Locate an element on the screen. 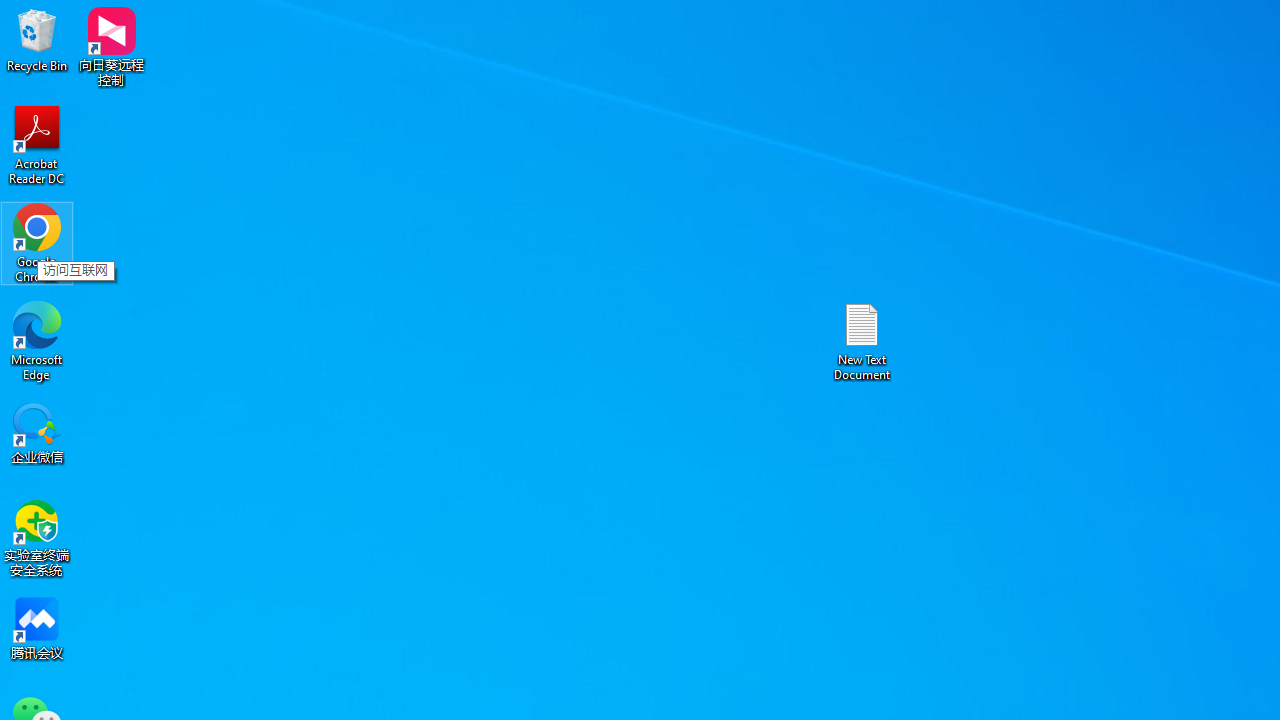 Image resolution: width=1280 pixels, height=720 pixels. 'Google Chrome' is located at coordinates (37, 242).